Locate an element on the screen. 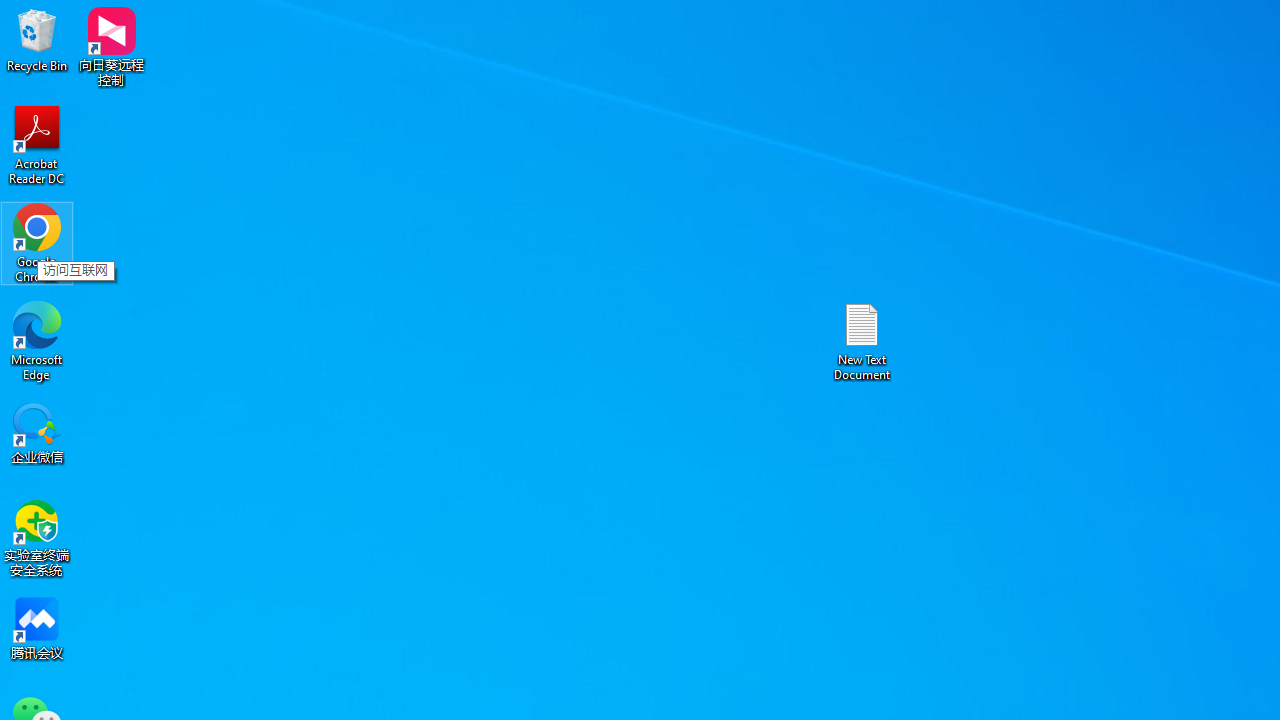 Image resolution: width=1280 pixels, height=720 pixels. 'Google Chrome' is located at coordinates (37, 242).